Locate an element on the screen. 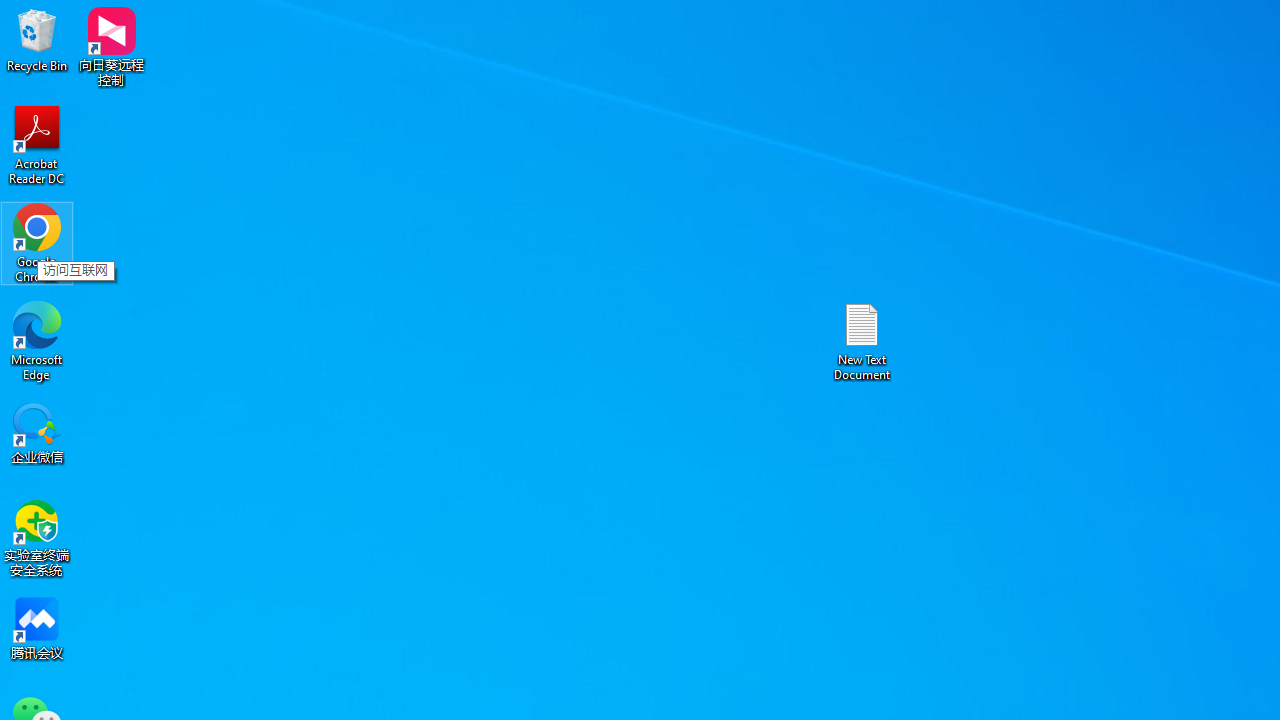 Image resolution: width=1280 pixels, height=720 pixels. 'Google Chrome' is located at coordinates (37, 242).